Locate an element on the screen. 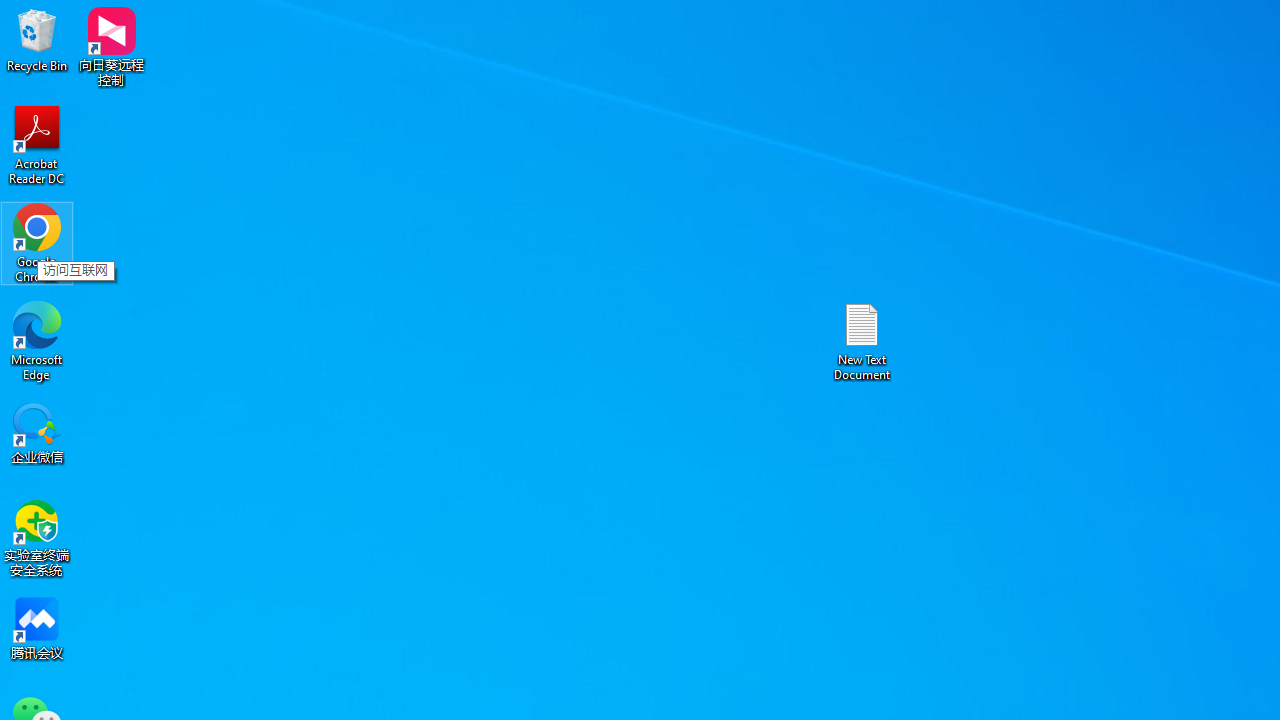 Image resolution: width=1280 pixels, height=720 pixels. 'Google Chrome' is located at coordinates (37, 242).